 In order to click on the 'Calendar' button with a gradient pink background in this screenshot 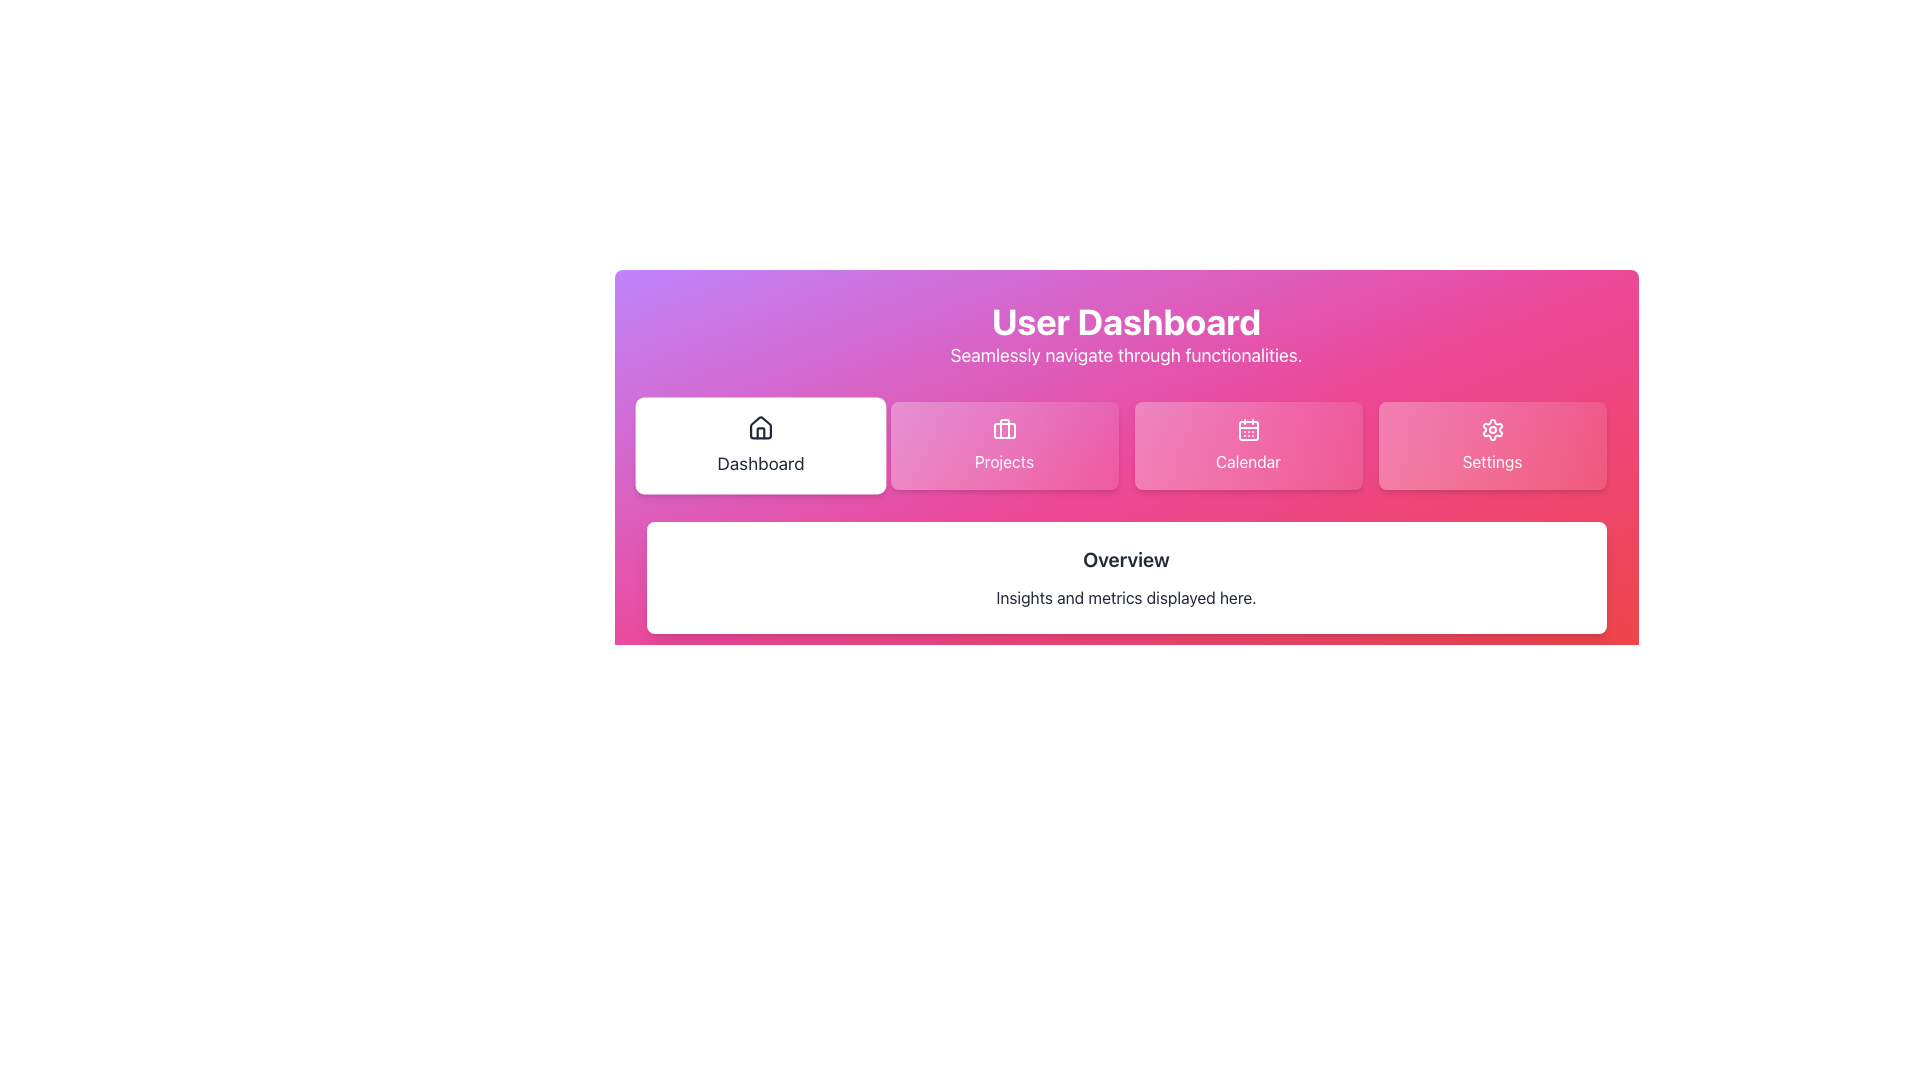, I will do `click(1247, 445)`.